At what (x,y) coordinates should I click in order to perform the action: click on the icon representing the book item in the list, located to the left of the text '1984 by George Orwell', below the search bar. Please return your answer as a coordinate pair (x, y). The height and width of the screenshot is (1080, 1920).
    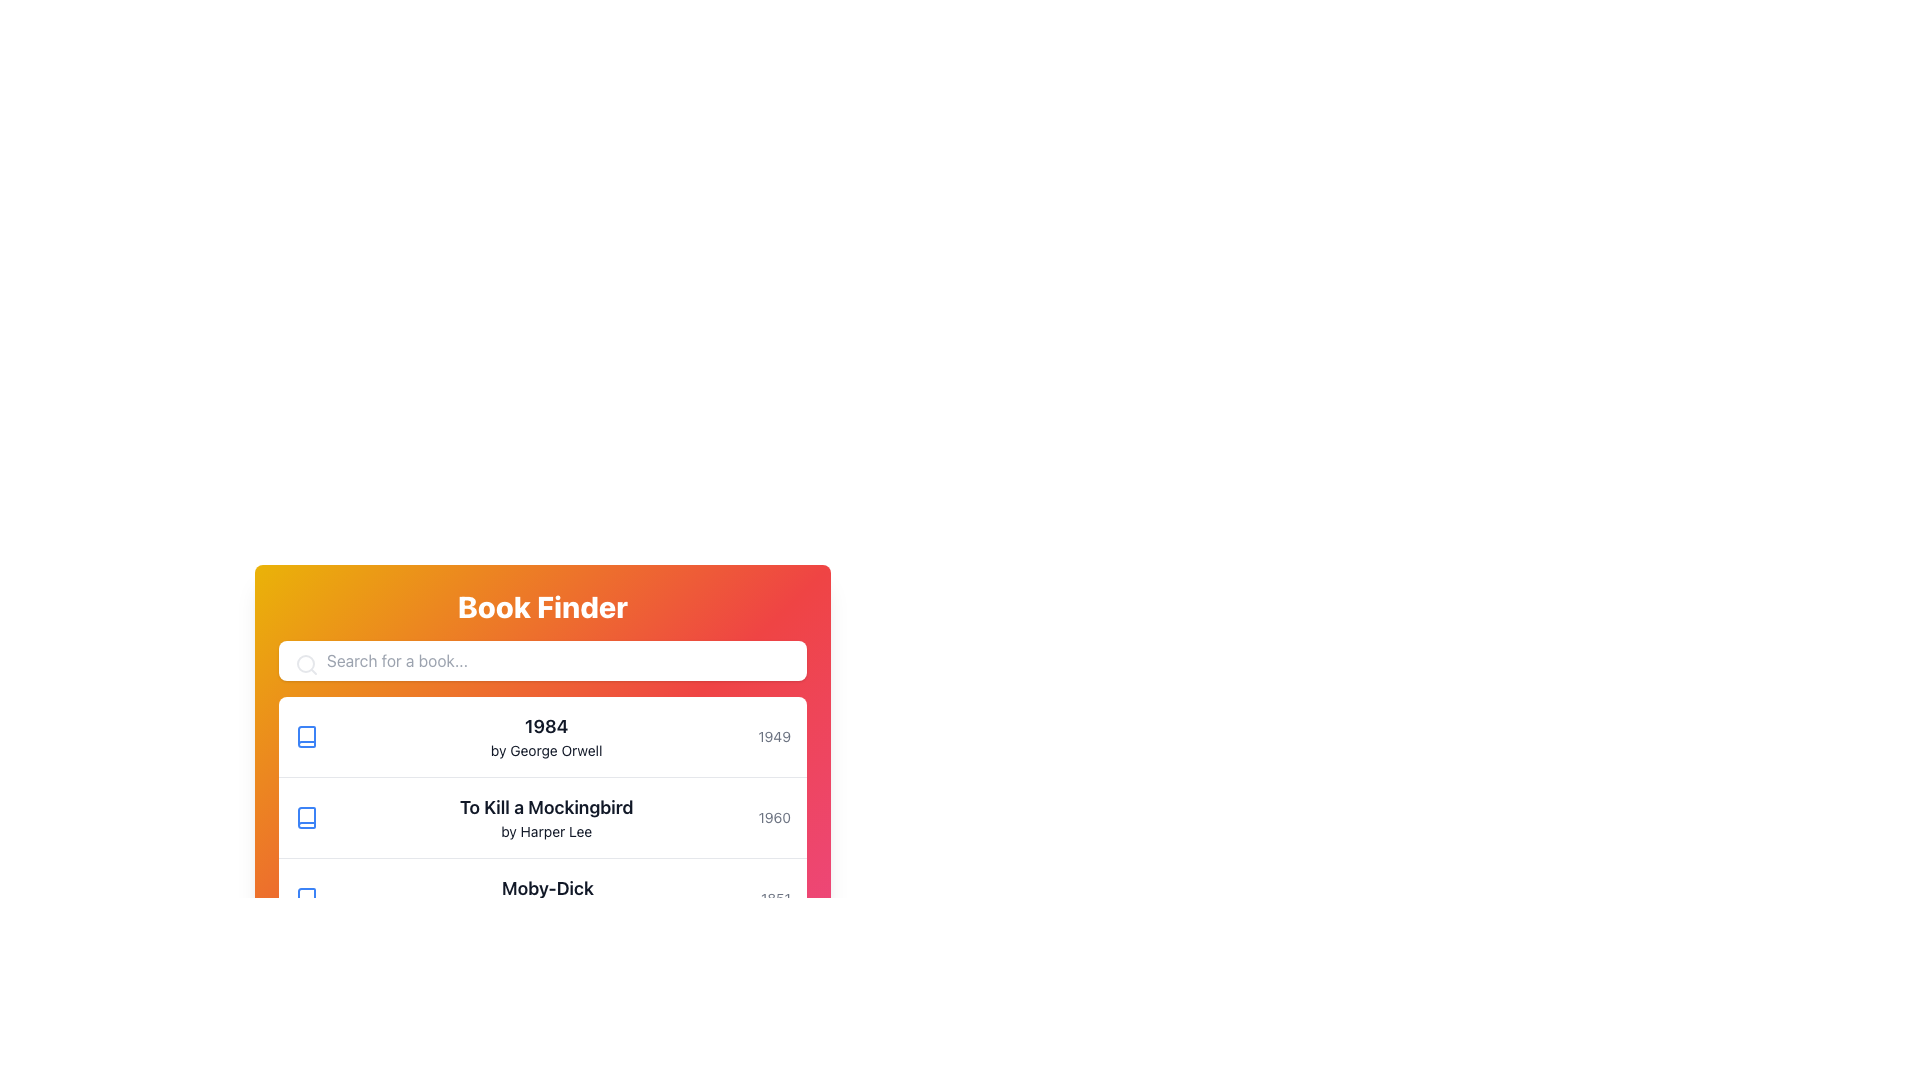
    Looking at the image, I should click on (306, 736).